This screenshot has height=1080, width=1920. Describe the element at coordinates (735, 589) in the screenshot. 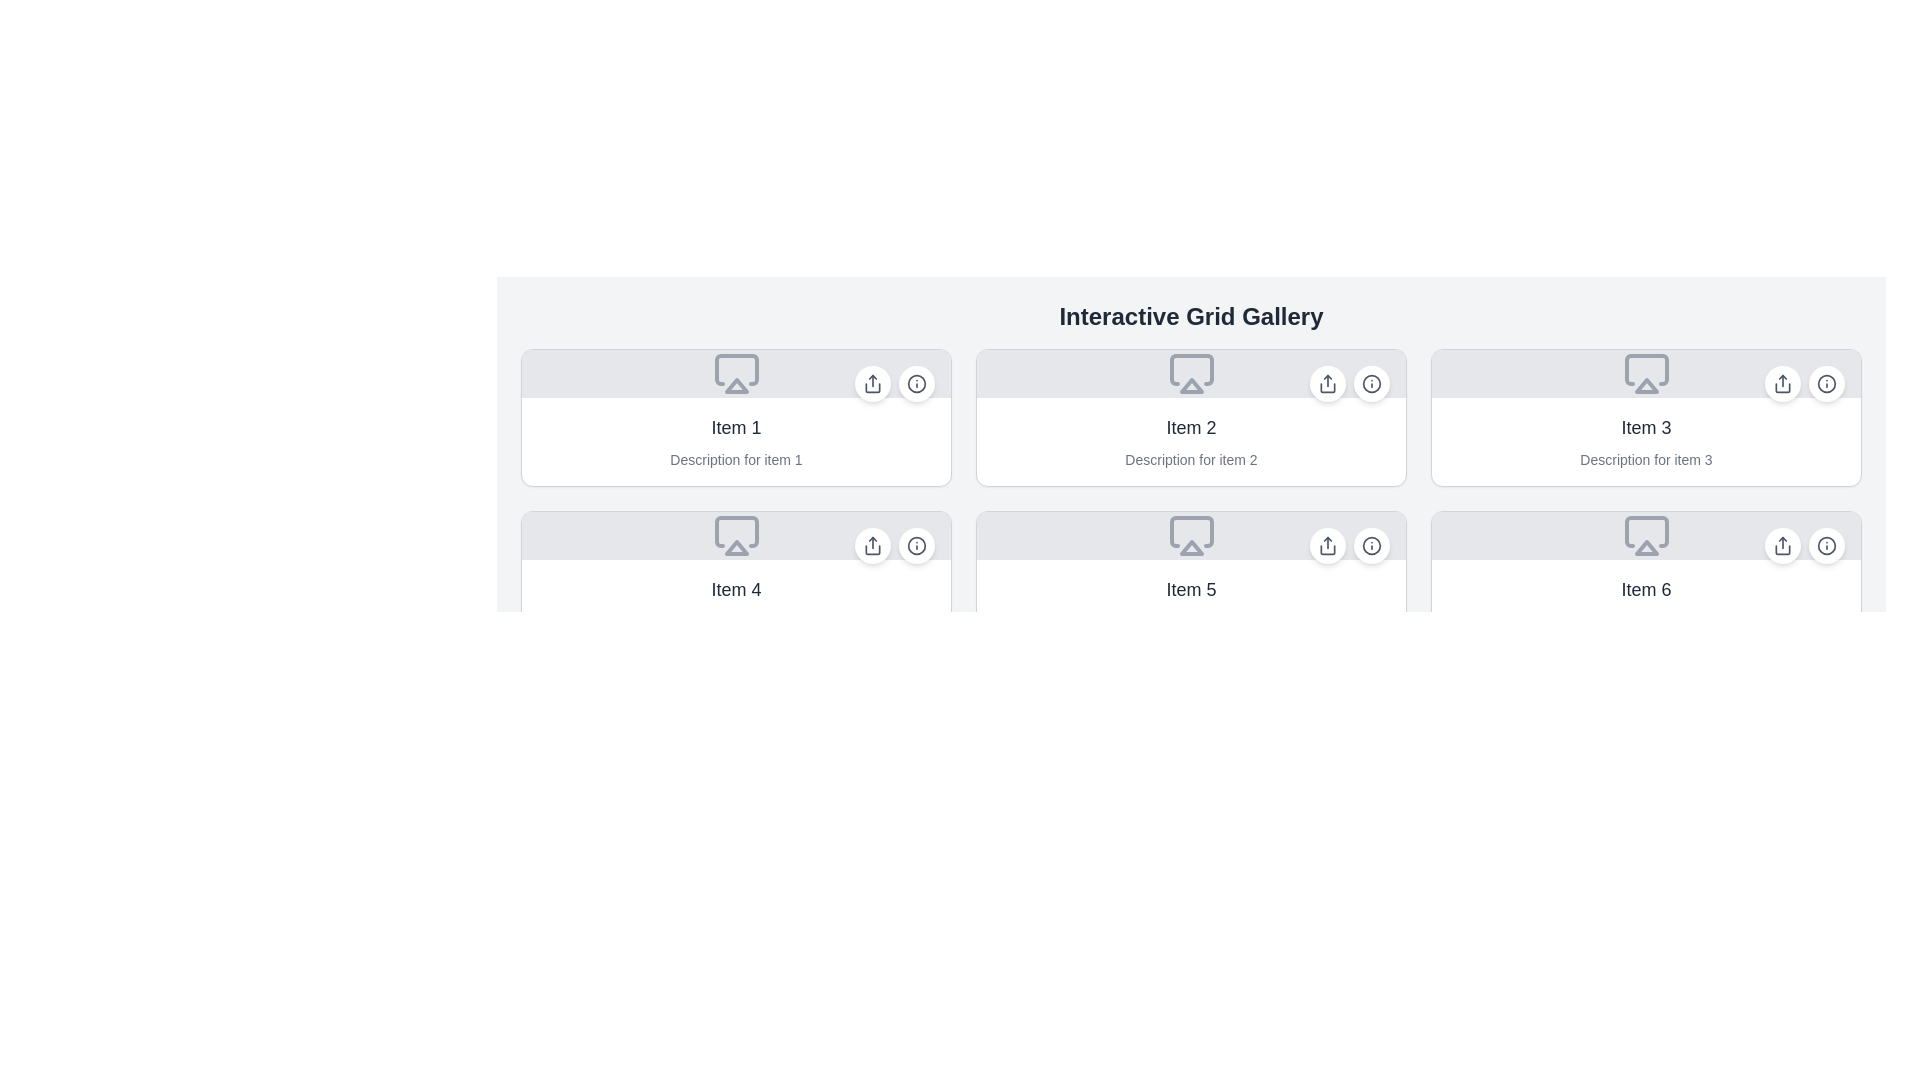

I see `text label displaying 'Item 4', which is a medium-sized, bold, dark gray text positioned in the second row, first column of a grid structure` at that location.